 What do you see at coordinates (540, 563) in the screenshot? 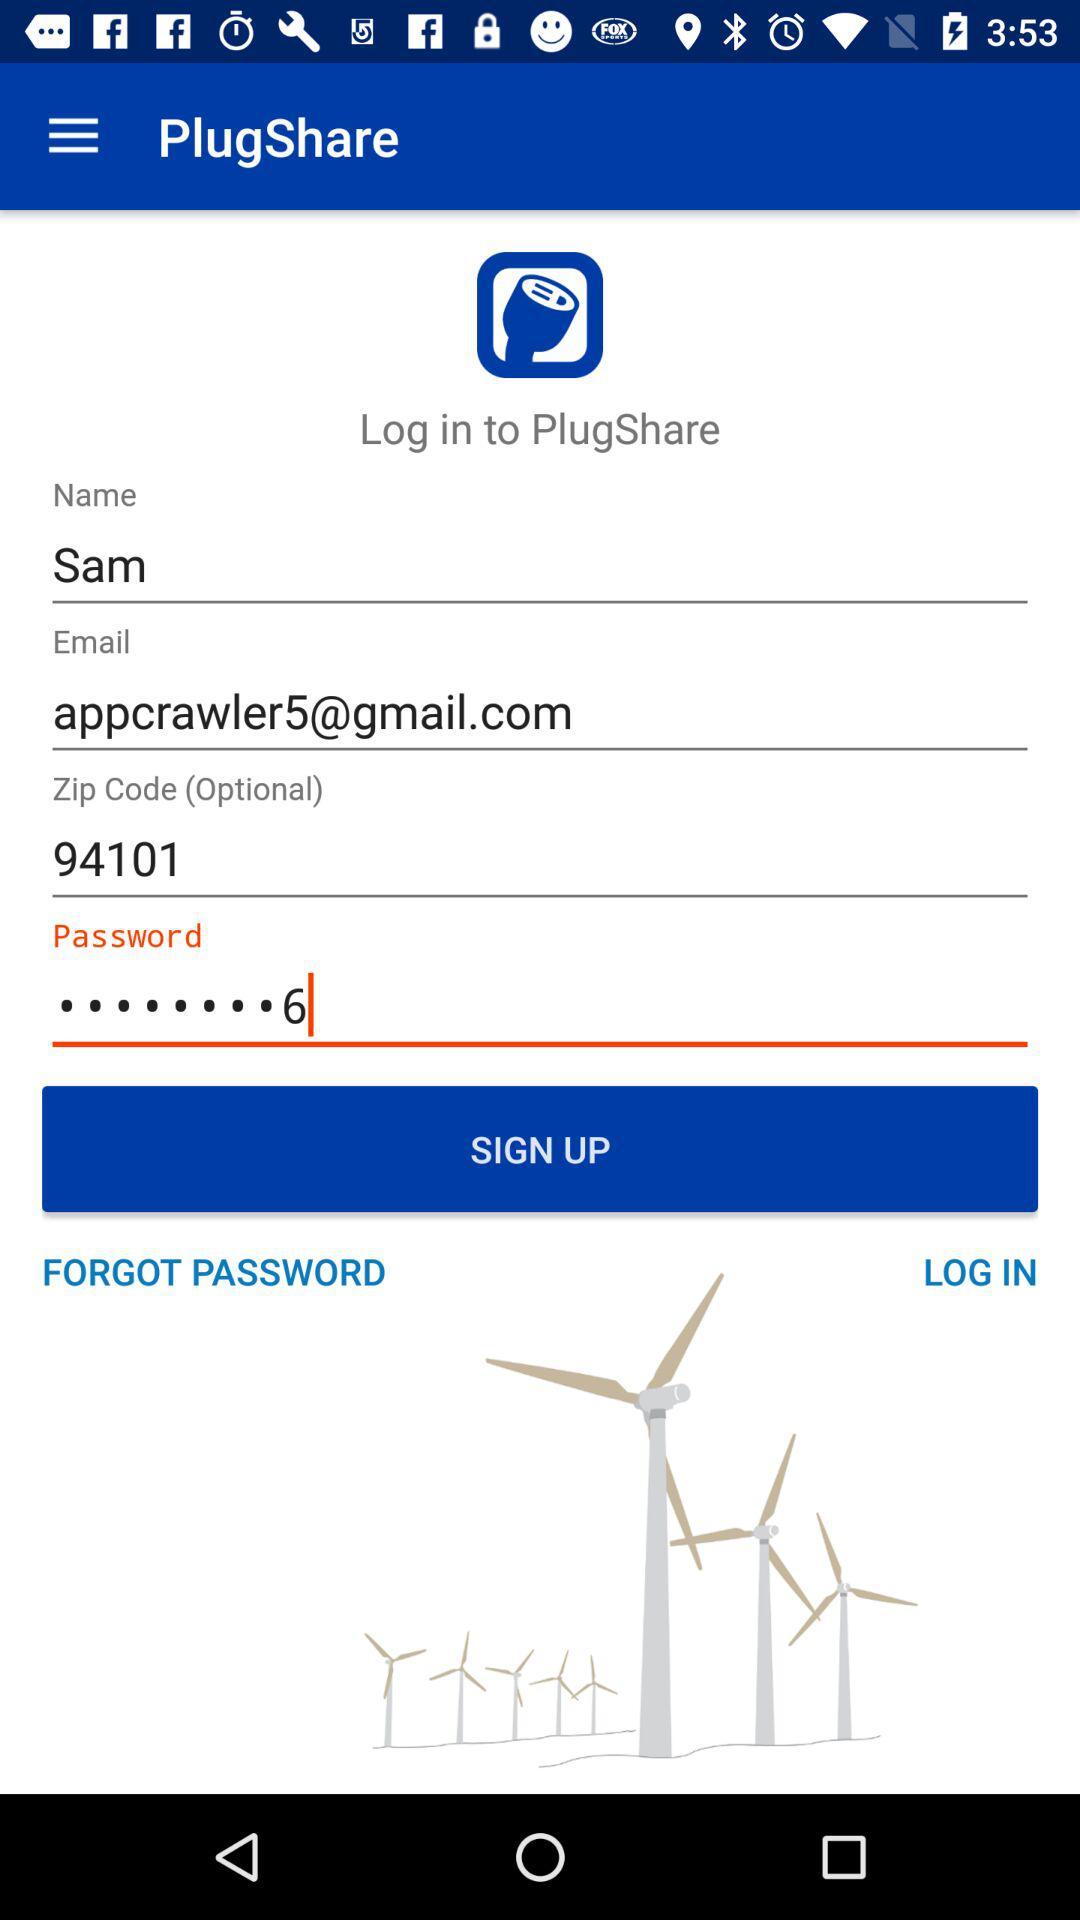
I see `item below the log in to` at bounding box center [540, 563].